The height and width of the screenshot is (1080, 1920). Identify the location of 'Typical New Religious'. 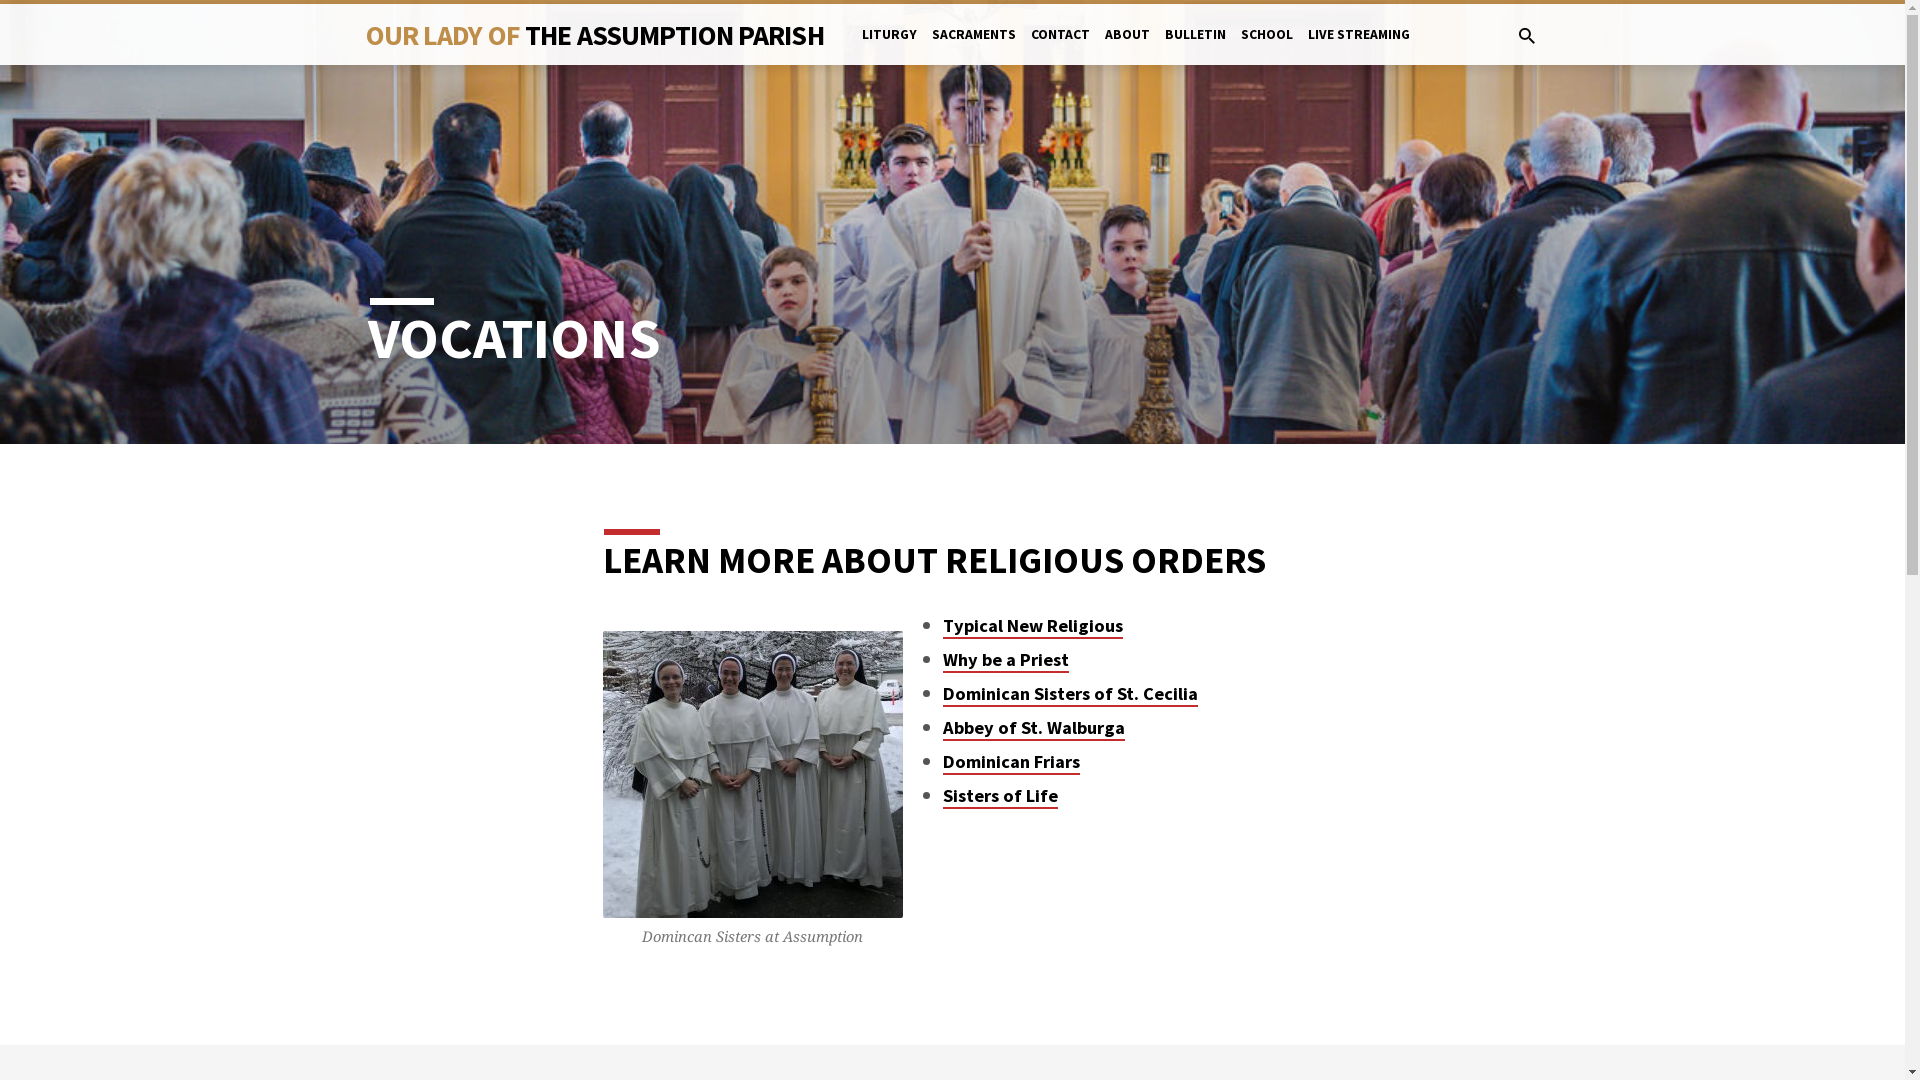
(1032, 625).